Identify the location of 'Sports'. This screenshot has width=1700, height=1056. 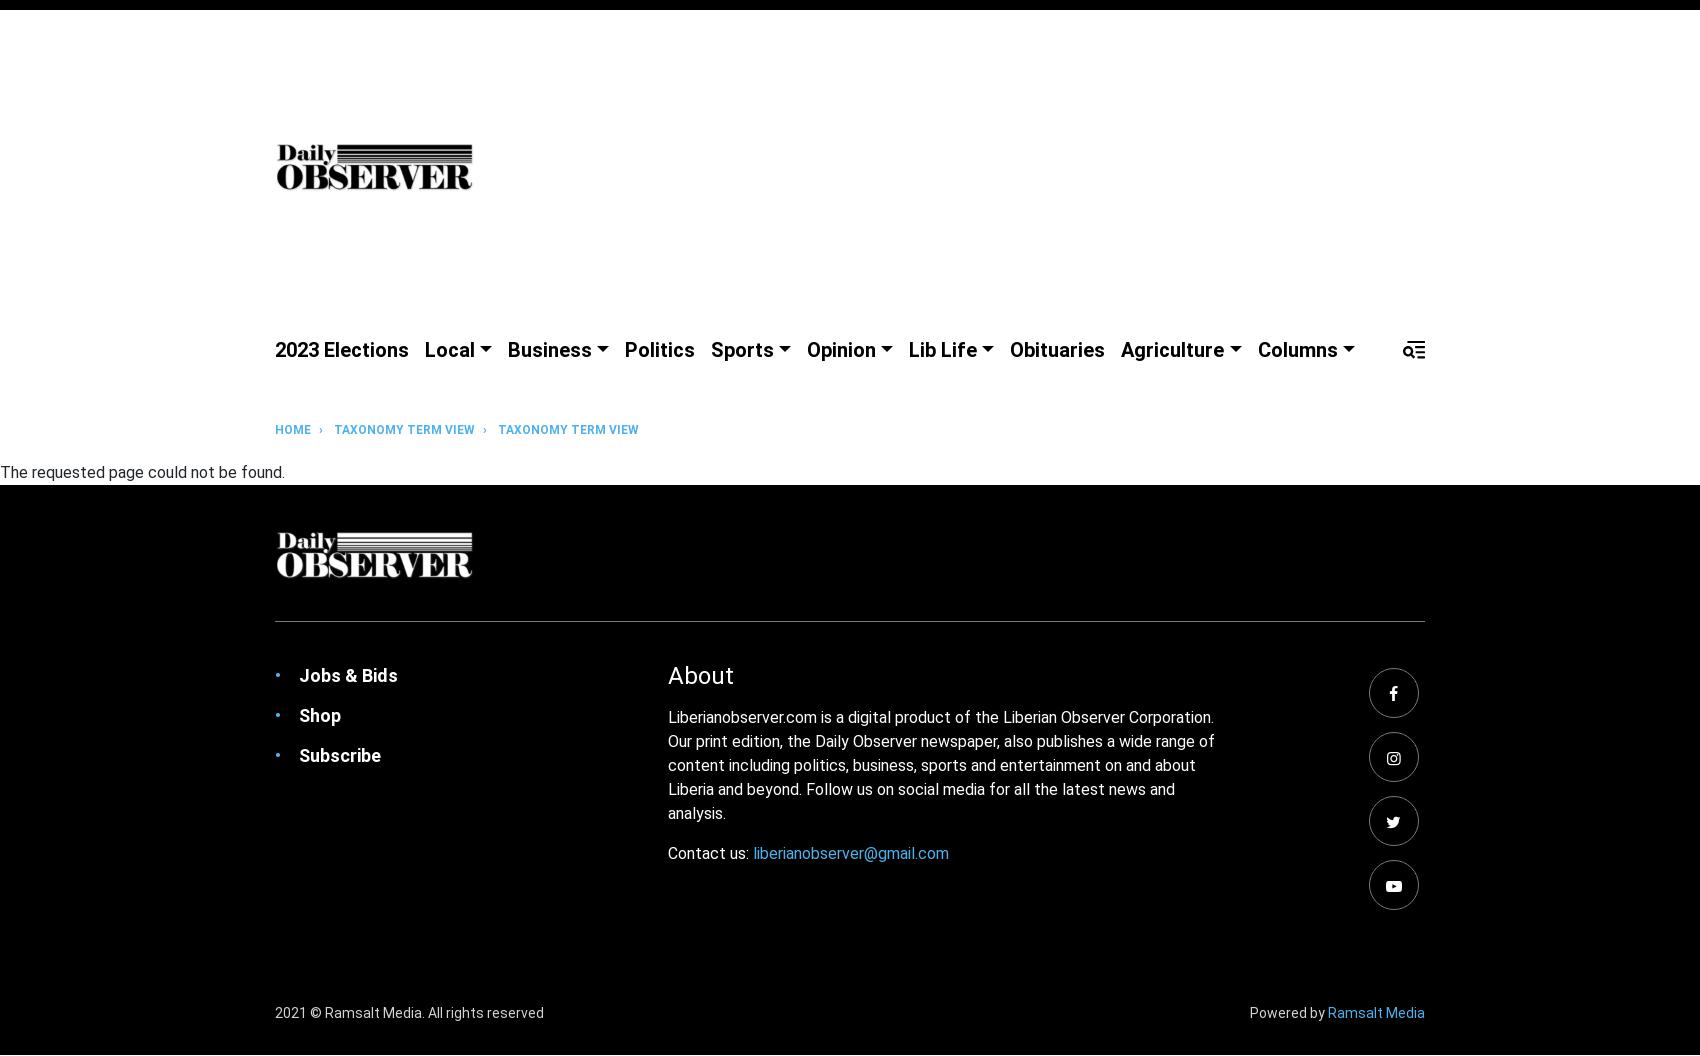
(742, 348).